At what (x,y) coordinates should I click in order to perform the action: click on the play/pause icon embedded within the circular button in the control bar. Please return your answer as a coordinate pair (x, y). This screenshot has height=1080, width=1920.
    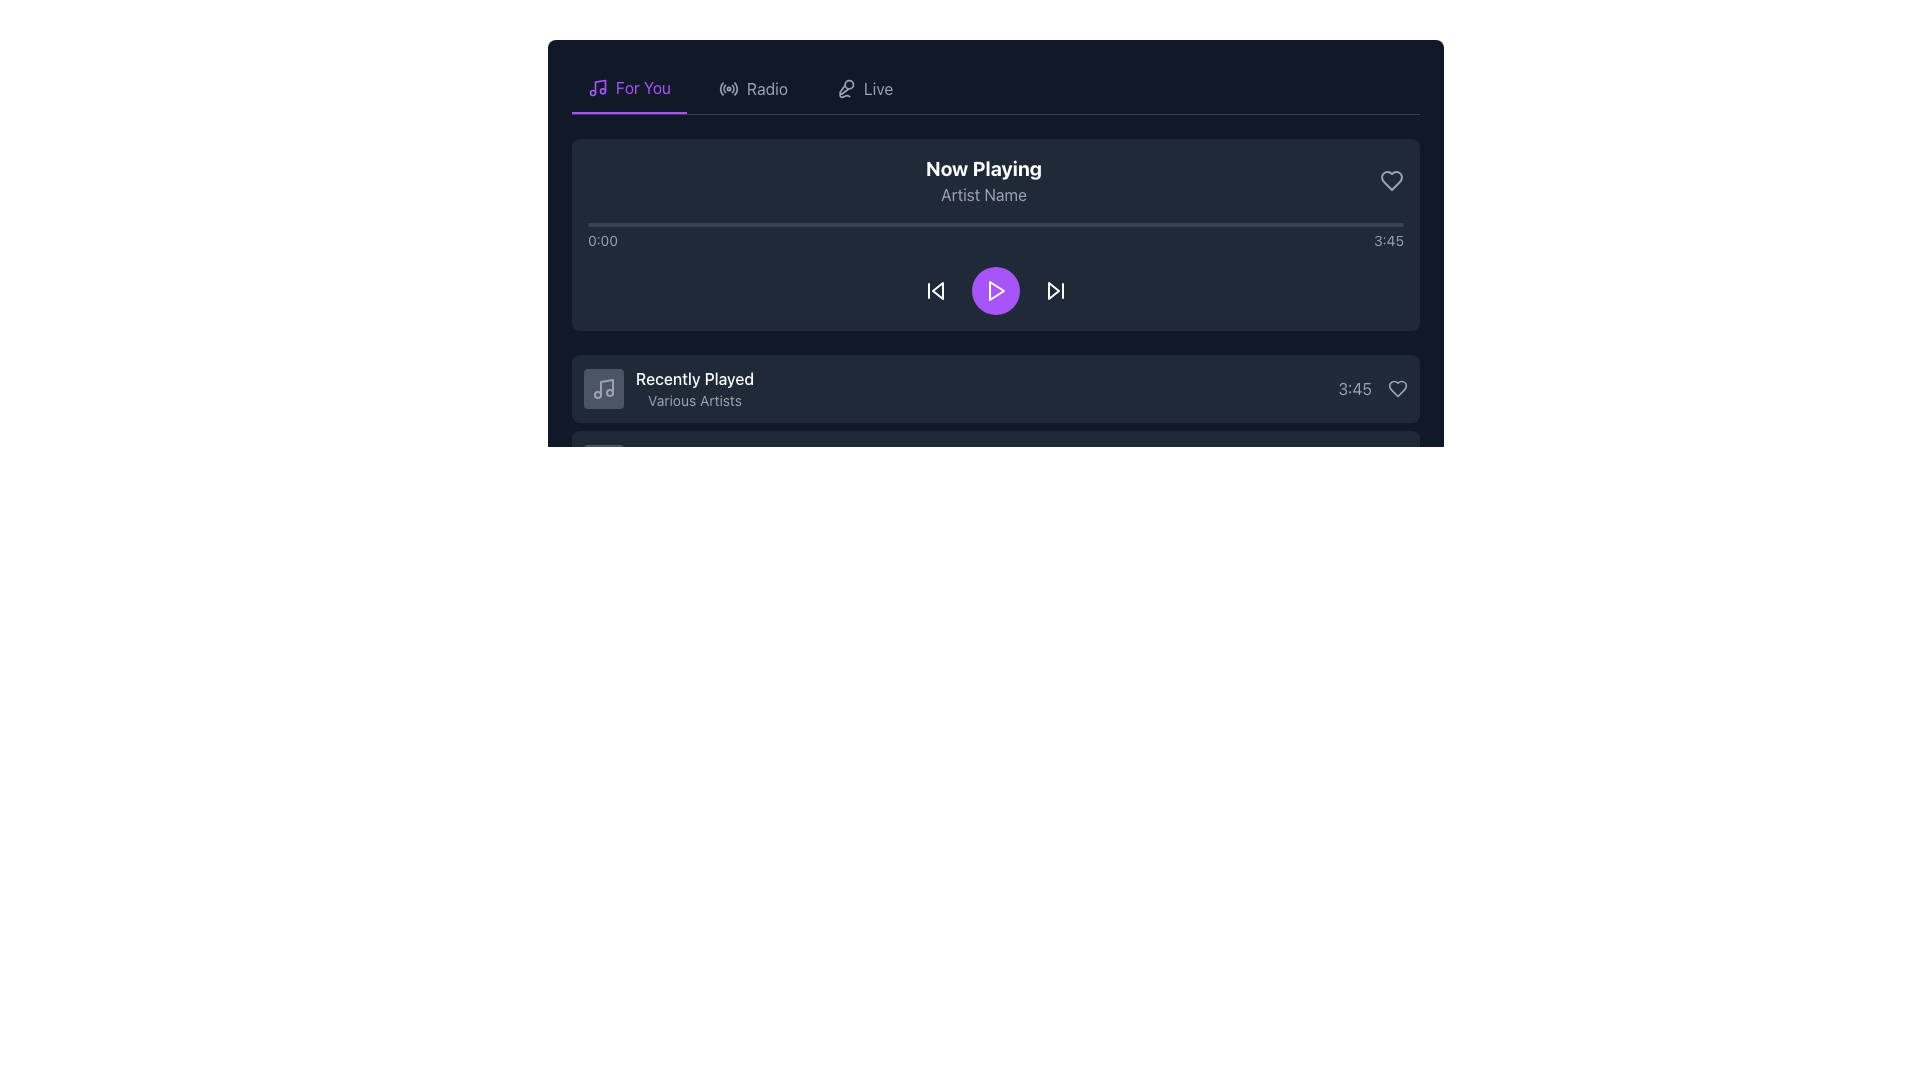
    Looking at the image, I should click on (997, 290).